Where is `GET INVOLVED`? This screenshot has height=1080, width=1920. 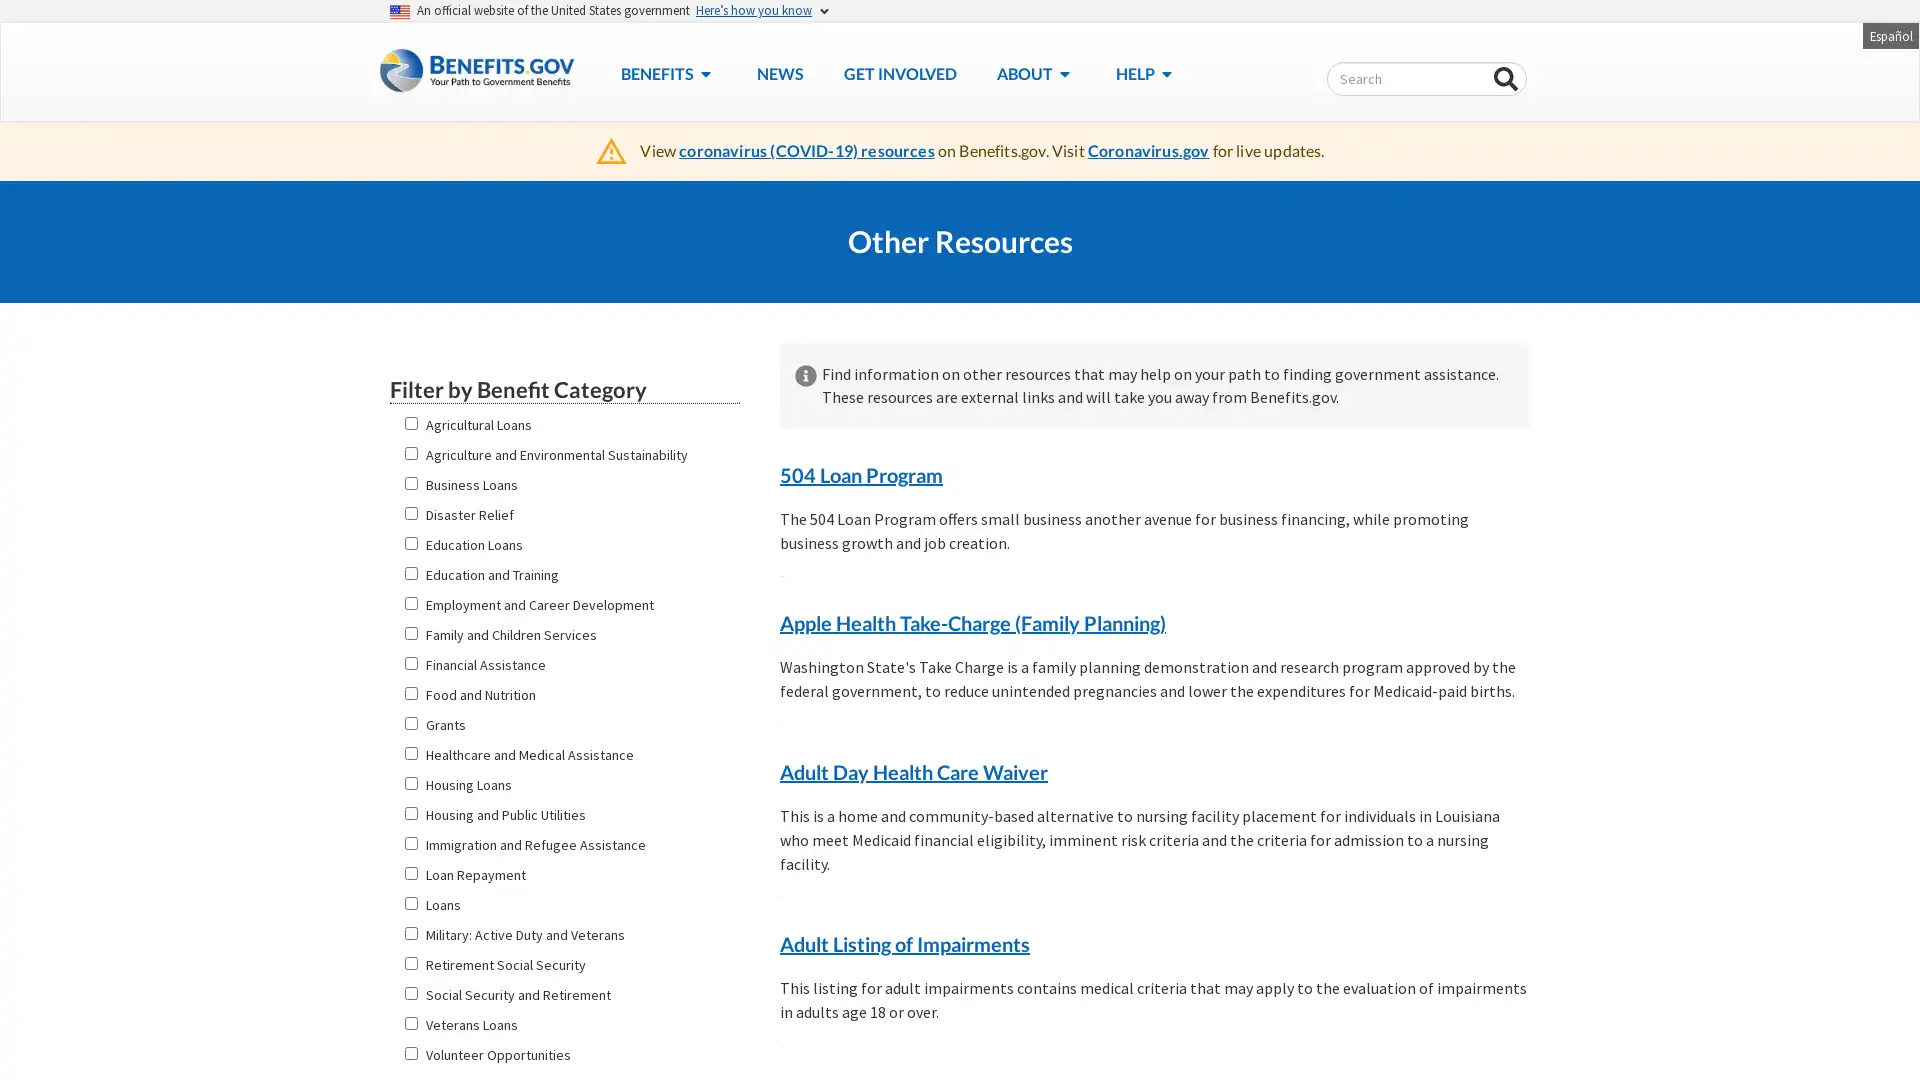
GET INVOLVED is located at coordinates (898, 72).